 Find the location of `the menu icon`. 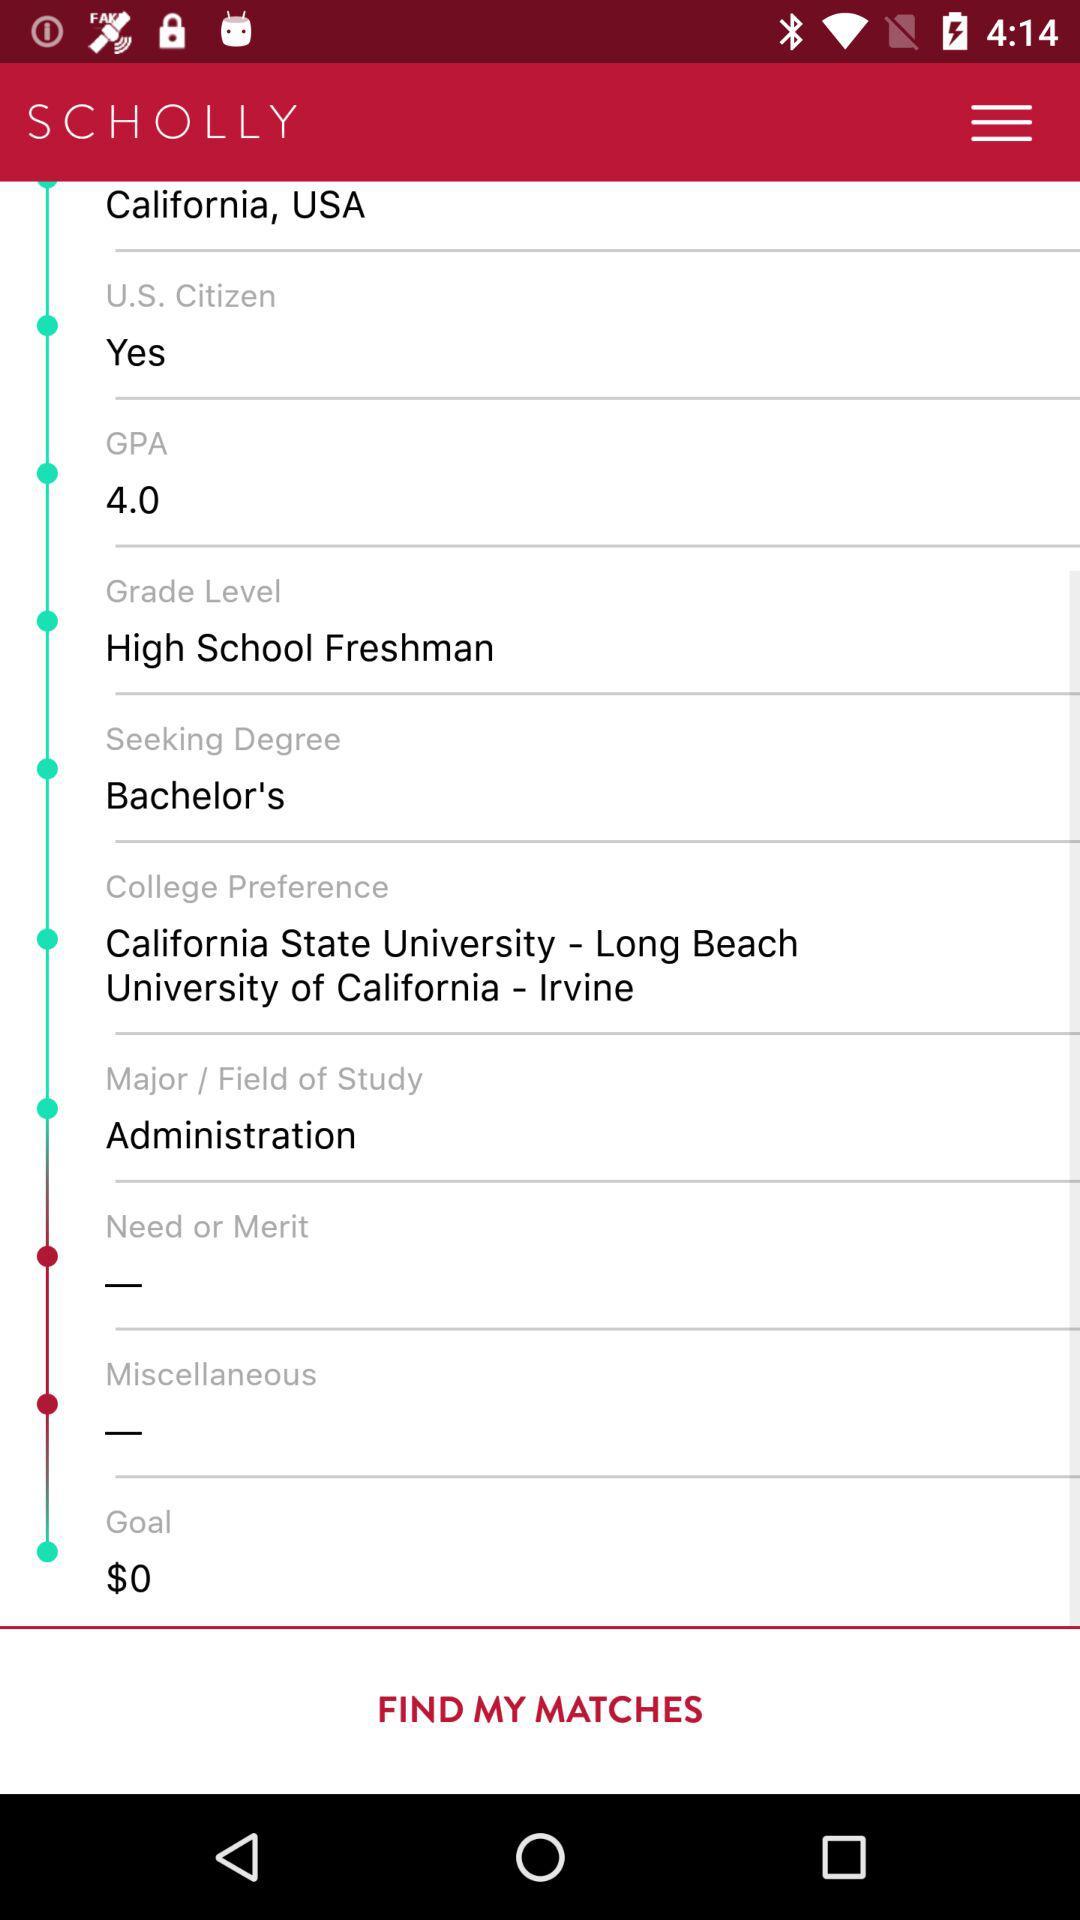

the menu icon is located at coordinates (1001, 121).